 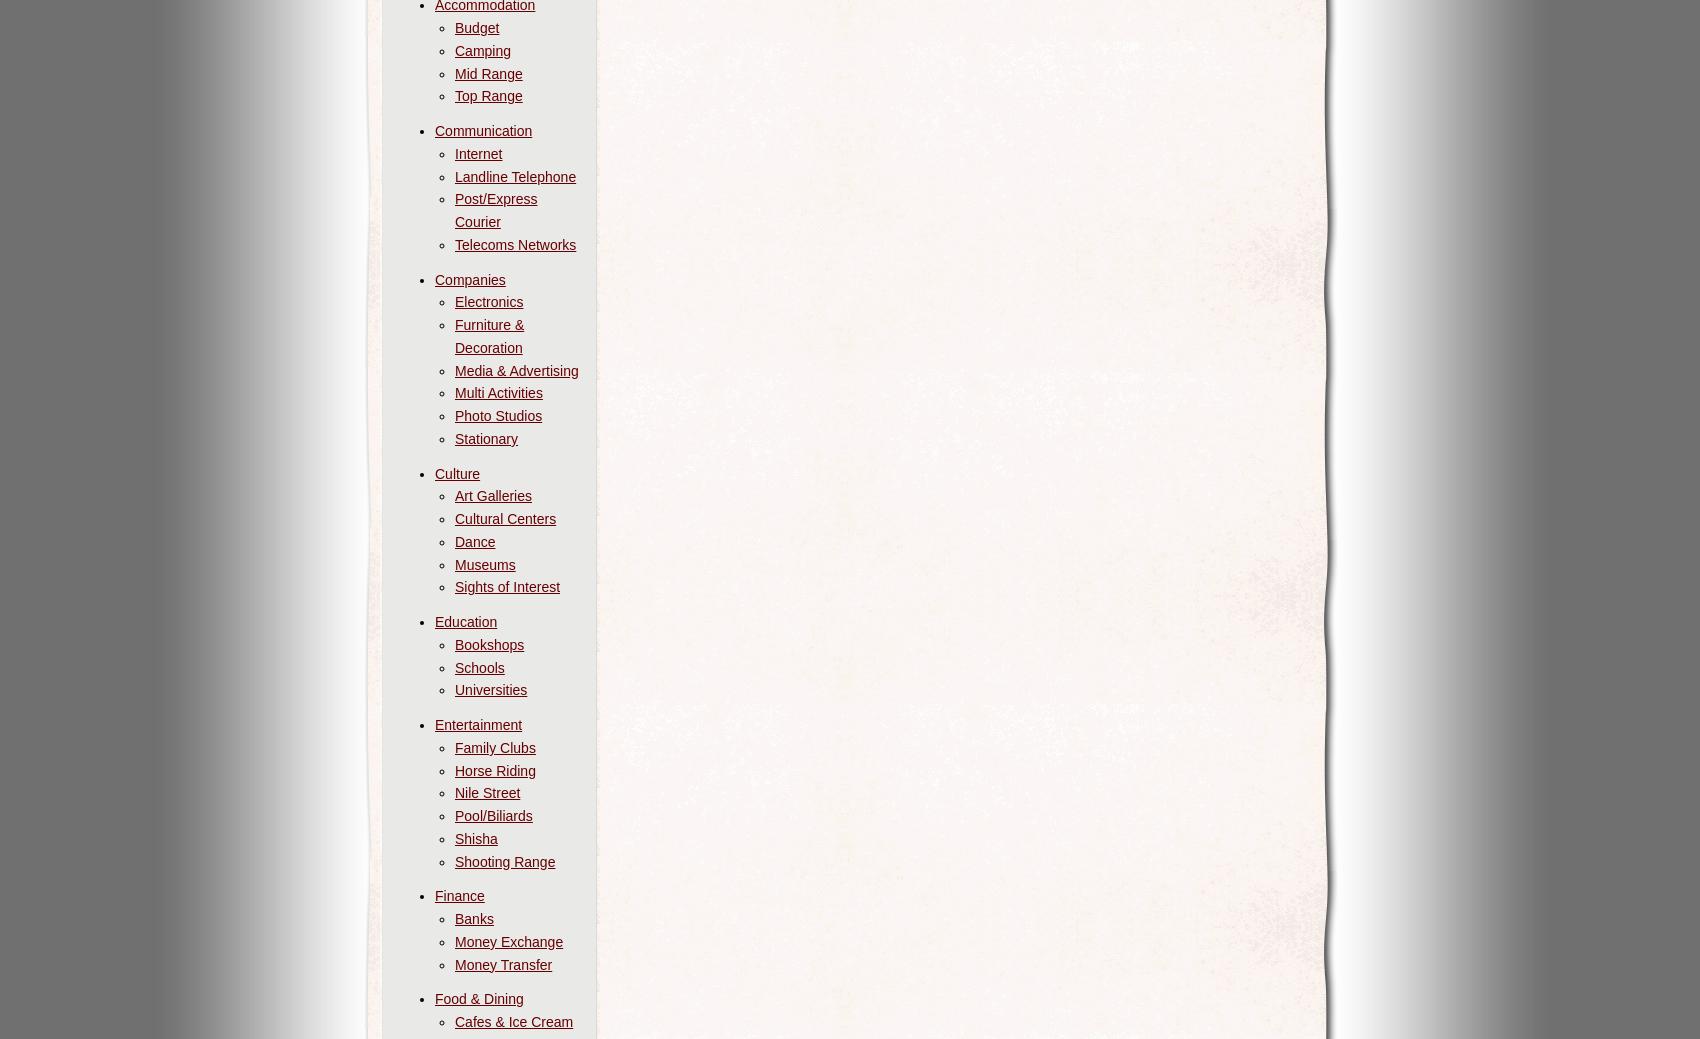 I want to click on 'Shisha', so click(x=476, y=836).